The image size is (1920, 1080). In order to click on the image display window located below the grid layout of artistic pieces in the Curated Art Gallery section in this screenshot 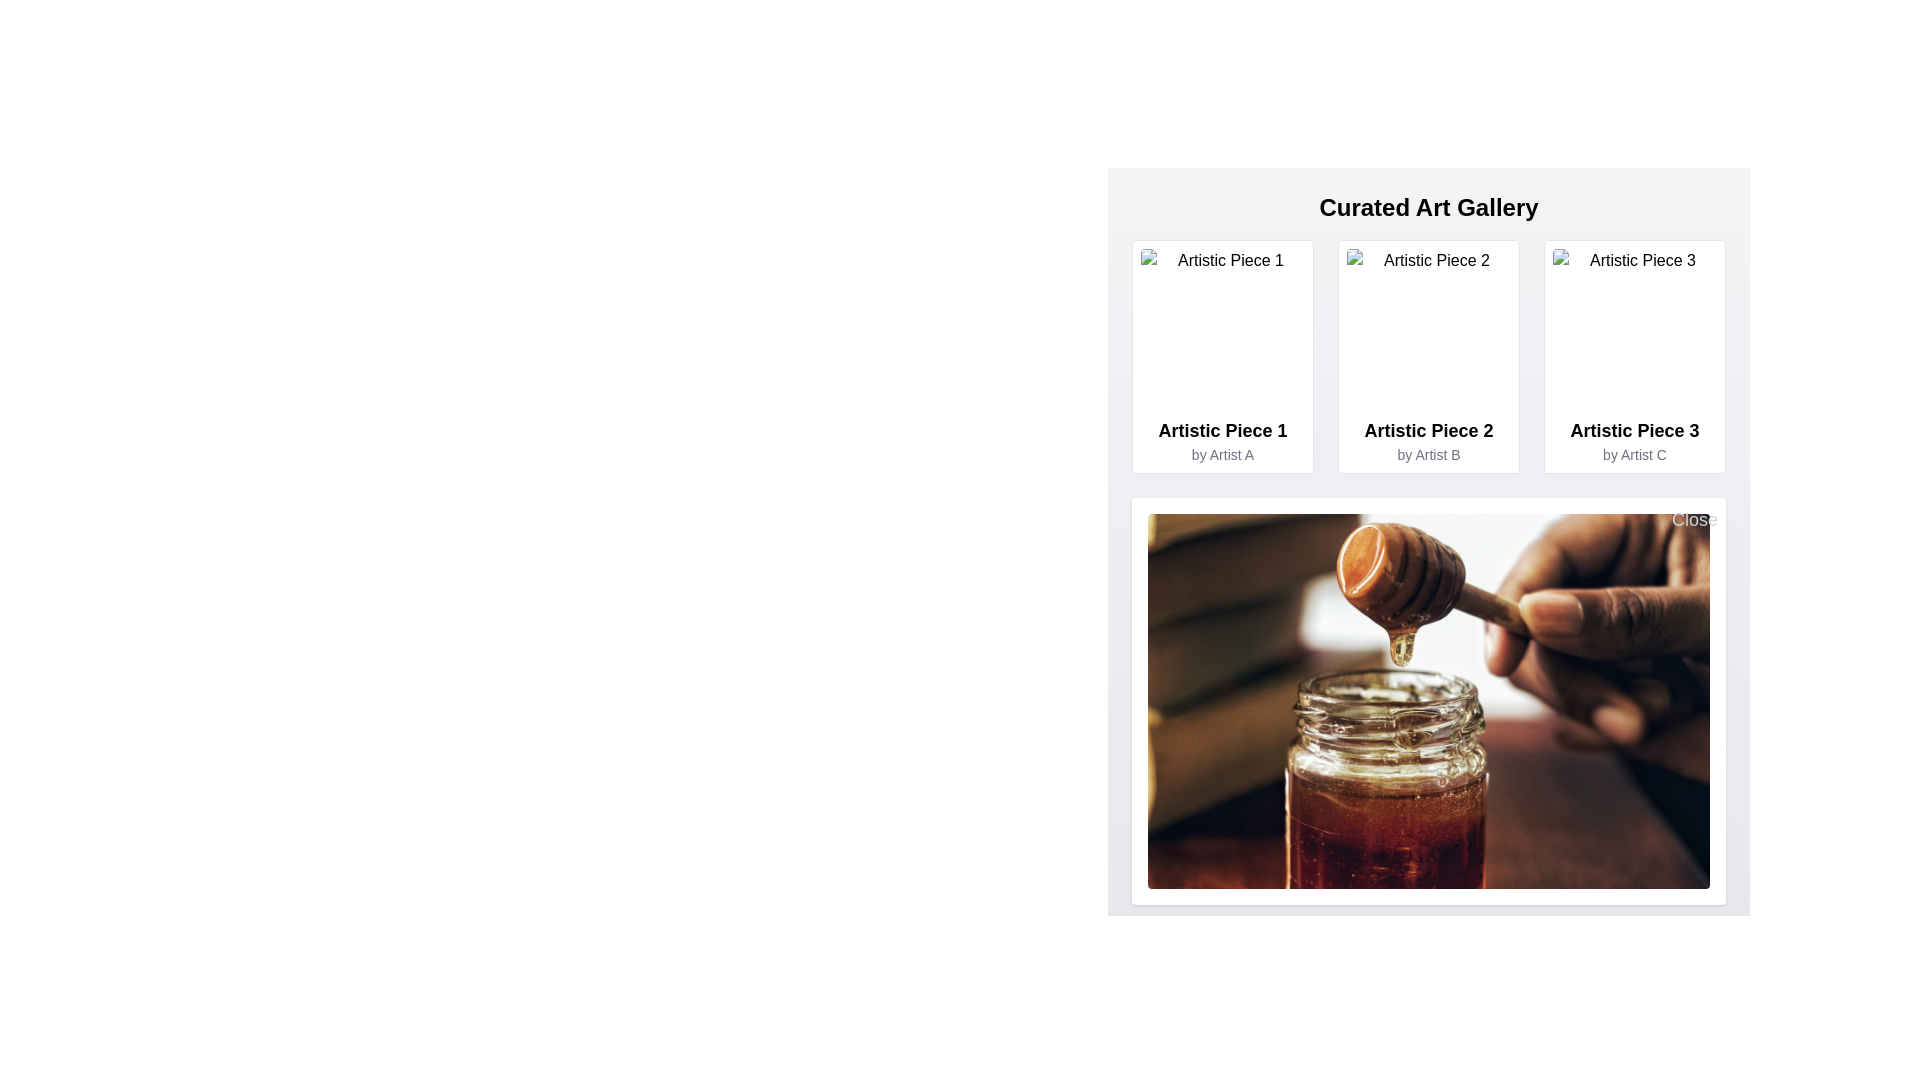, I will do `click(1428, 688)`.